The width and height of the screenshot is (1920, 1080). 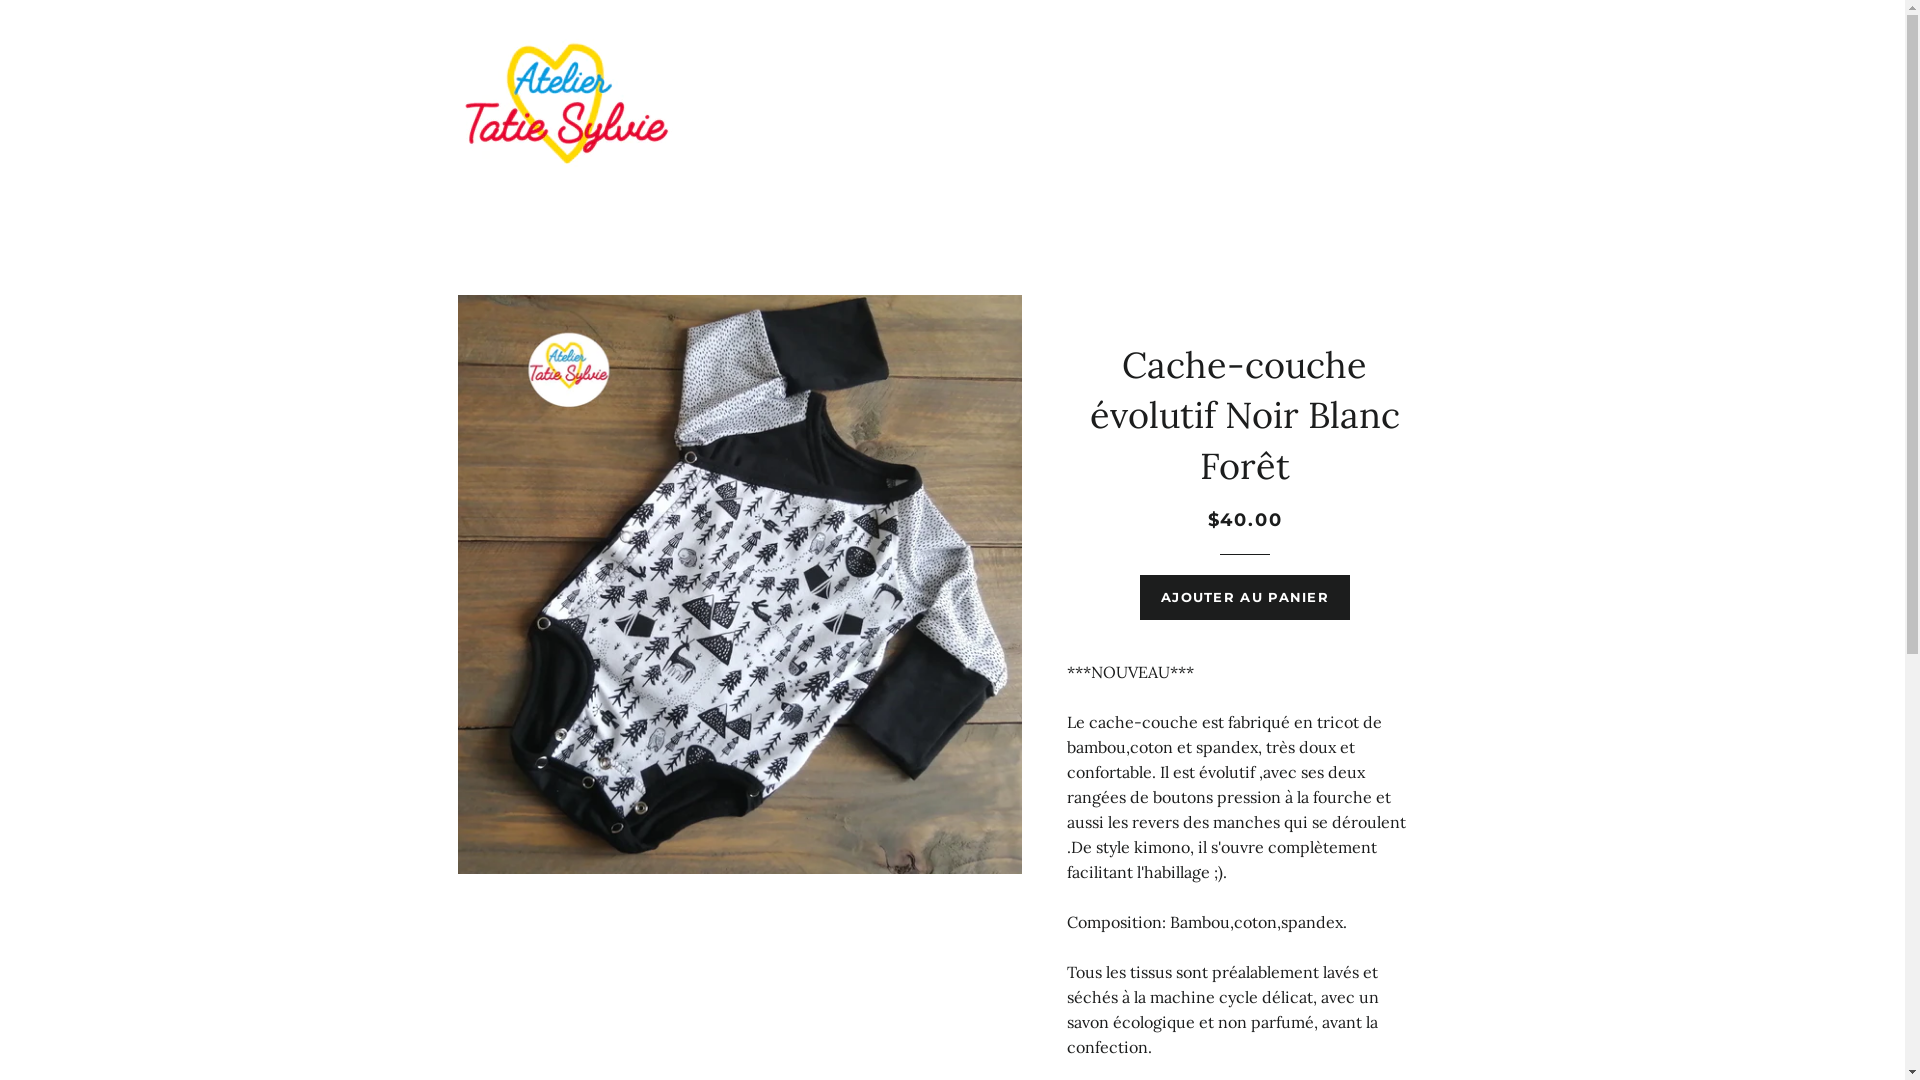 What do you see at coordinates (1243, 596) in the screenshot?
I see `'AJOUTER AU PANIER'` at bounding box center [1243, 596].